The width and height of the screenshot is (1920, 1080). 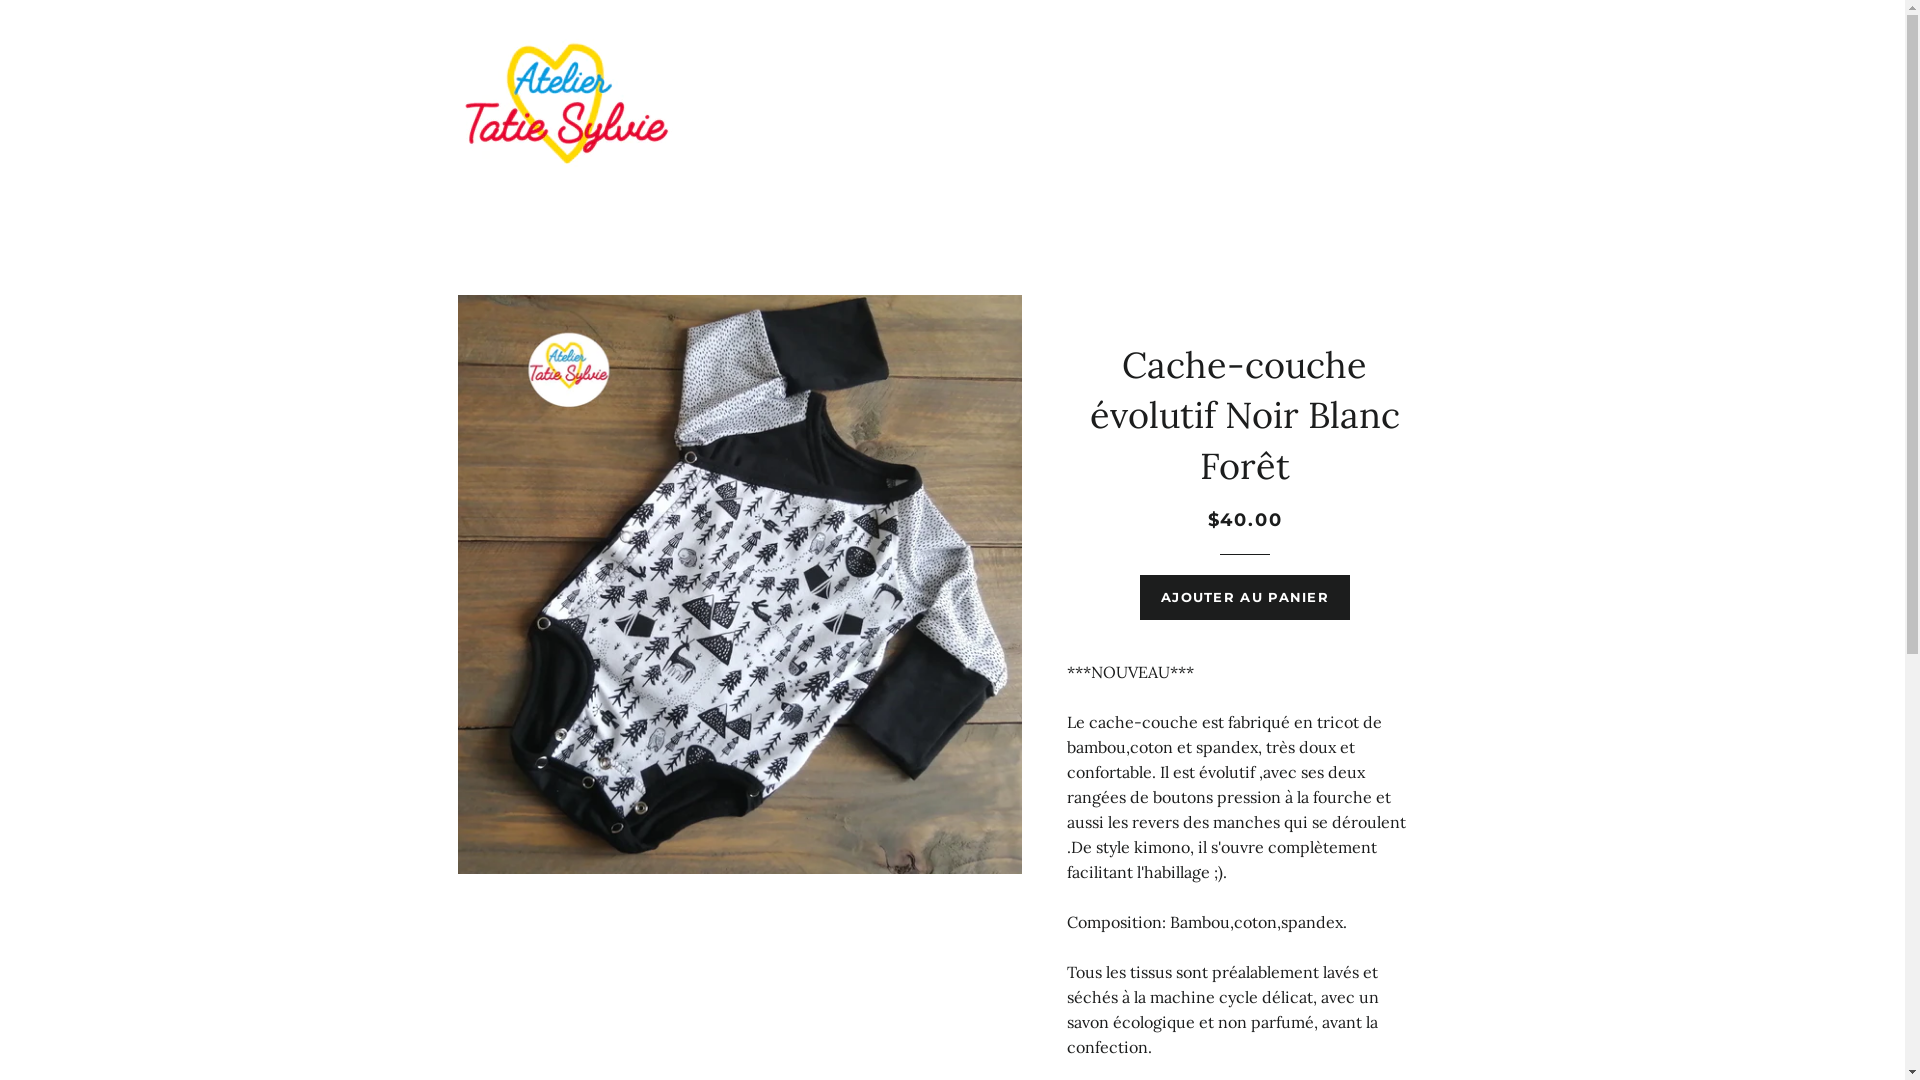 What do you see at coordinates (1243, 596) in the screenshot?
I see `'AJOUTER AU PANIER'` at bounding box center [1243, 596].